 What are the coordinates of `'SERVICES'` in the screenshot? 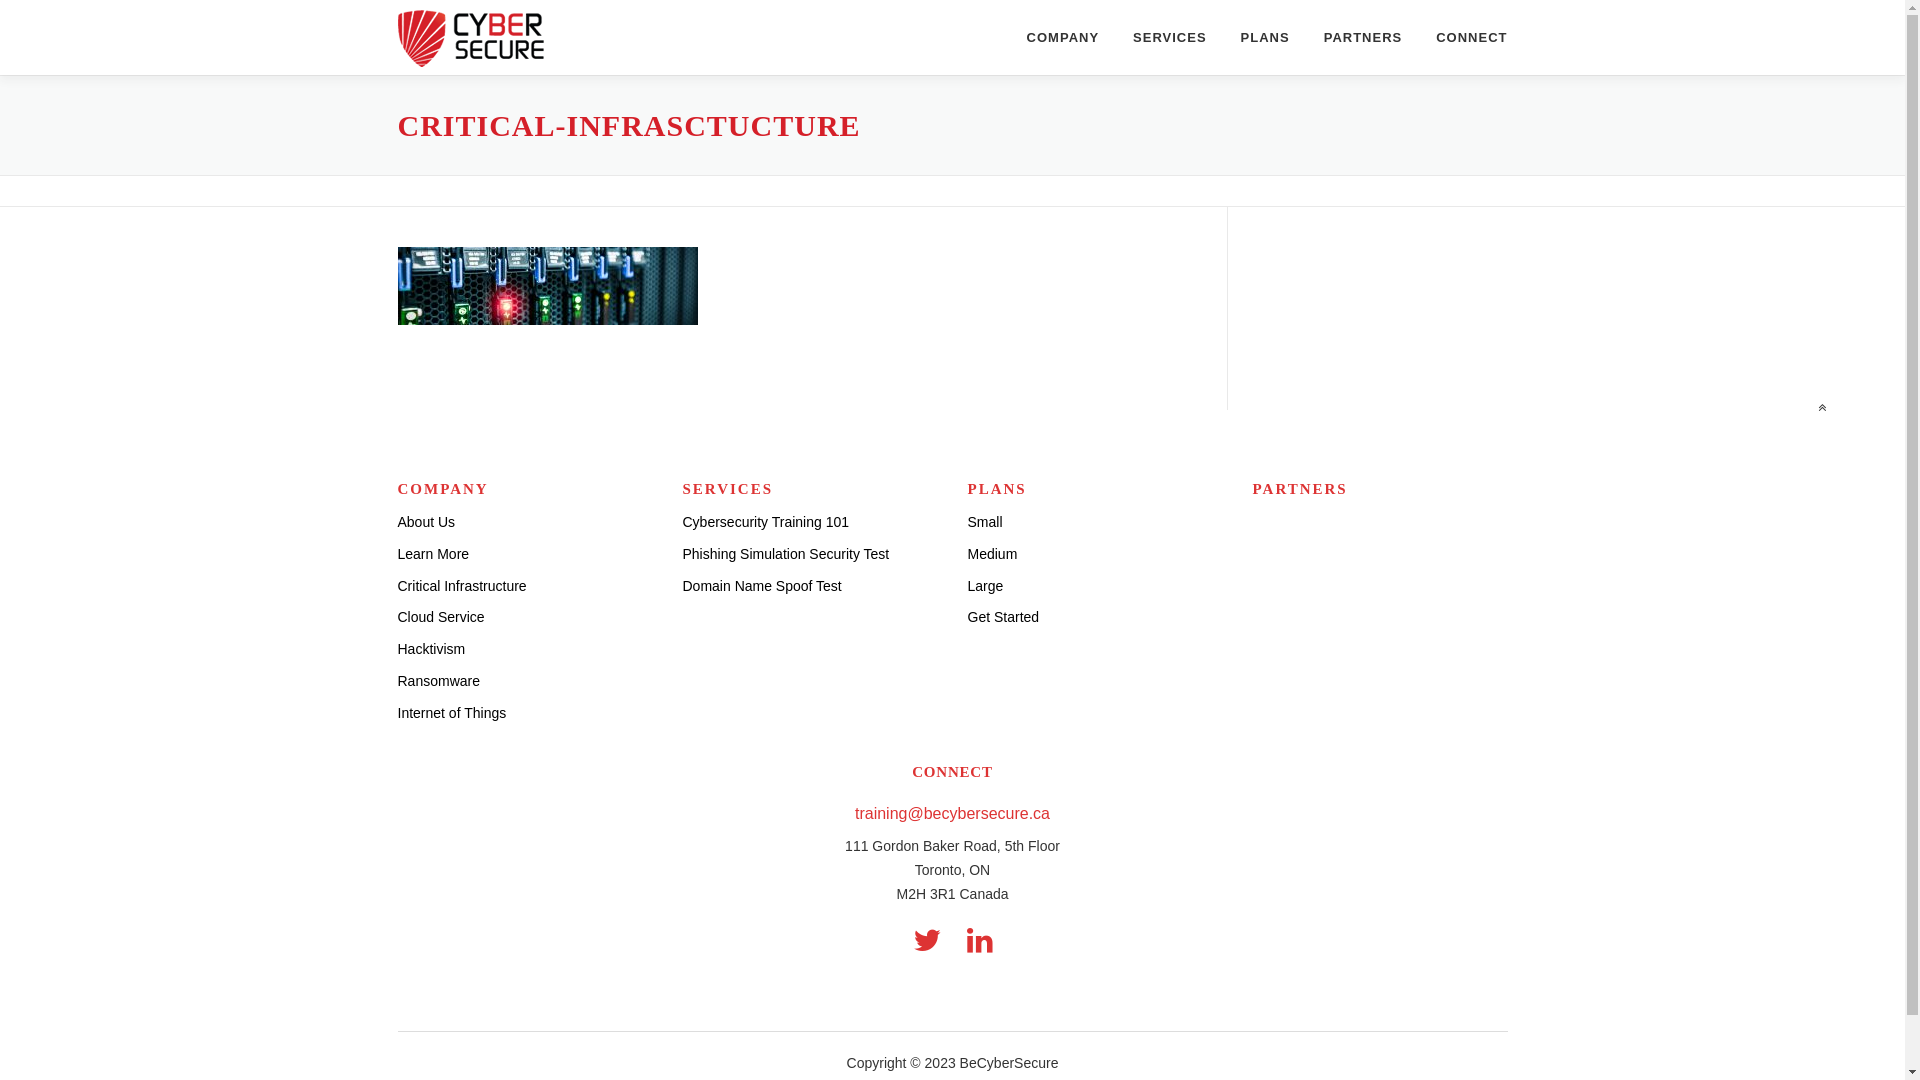 It's located at (1170, 37).